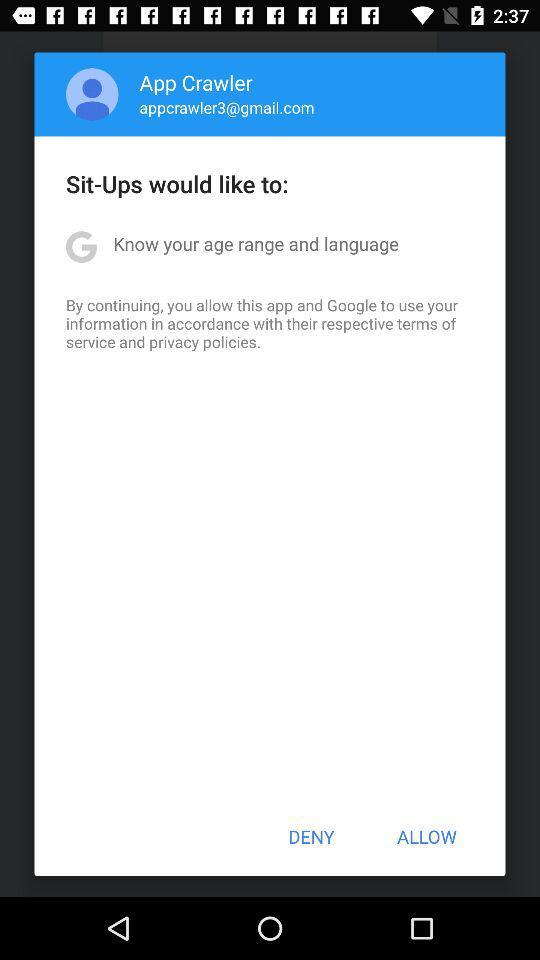  Describe the element at coordinates (256, 242) in the screenshot. I see `know your age app` at that location.